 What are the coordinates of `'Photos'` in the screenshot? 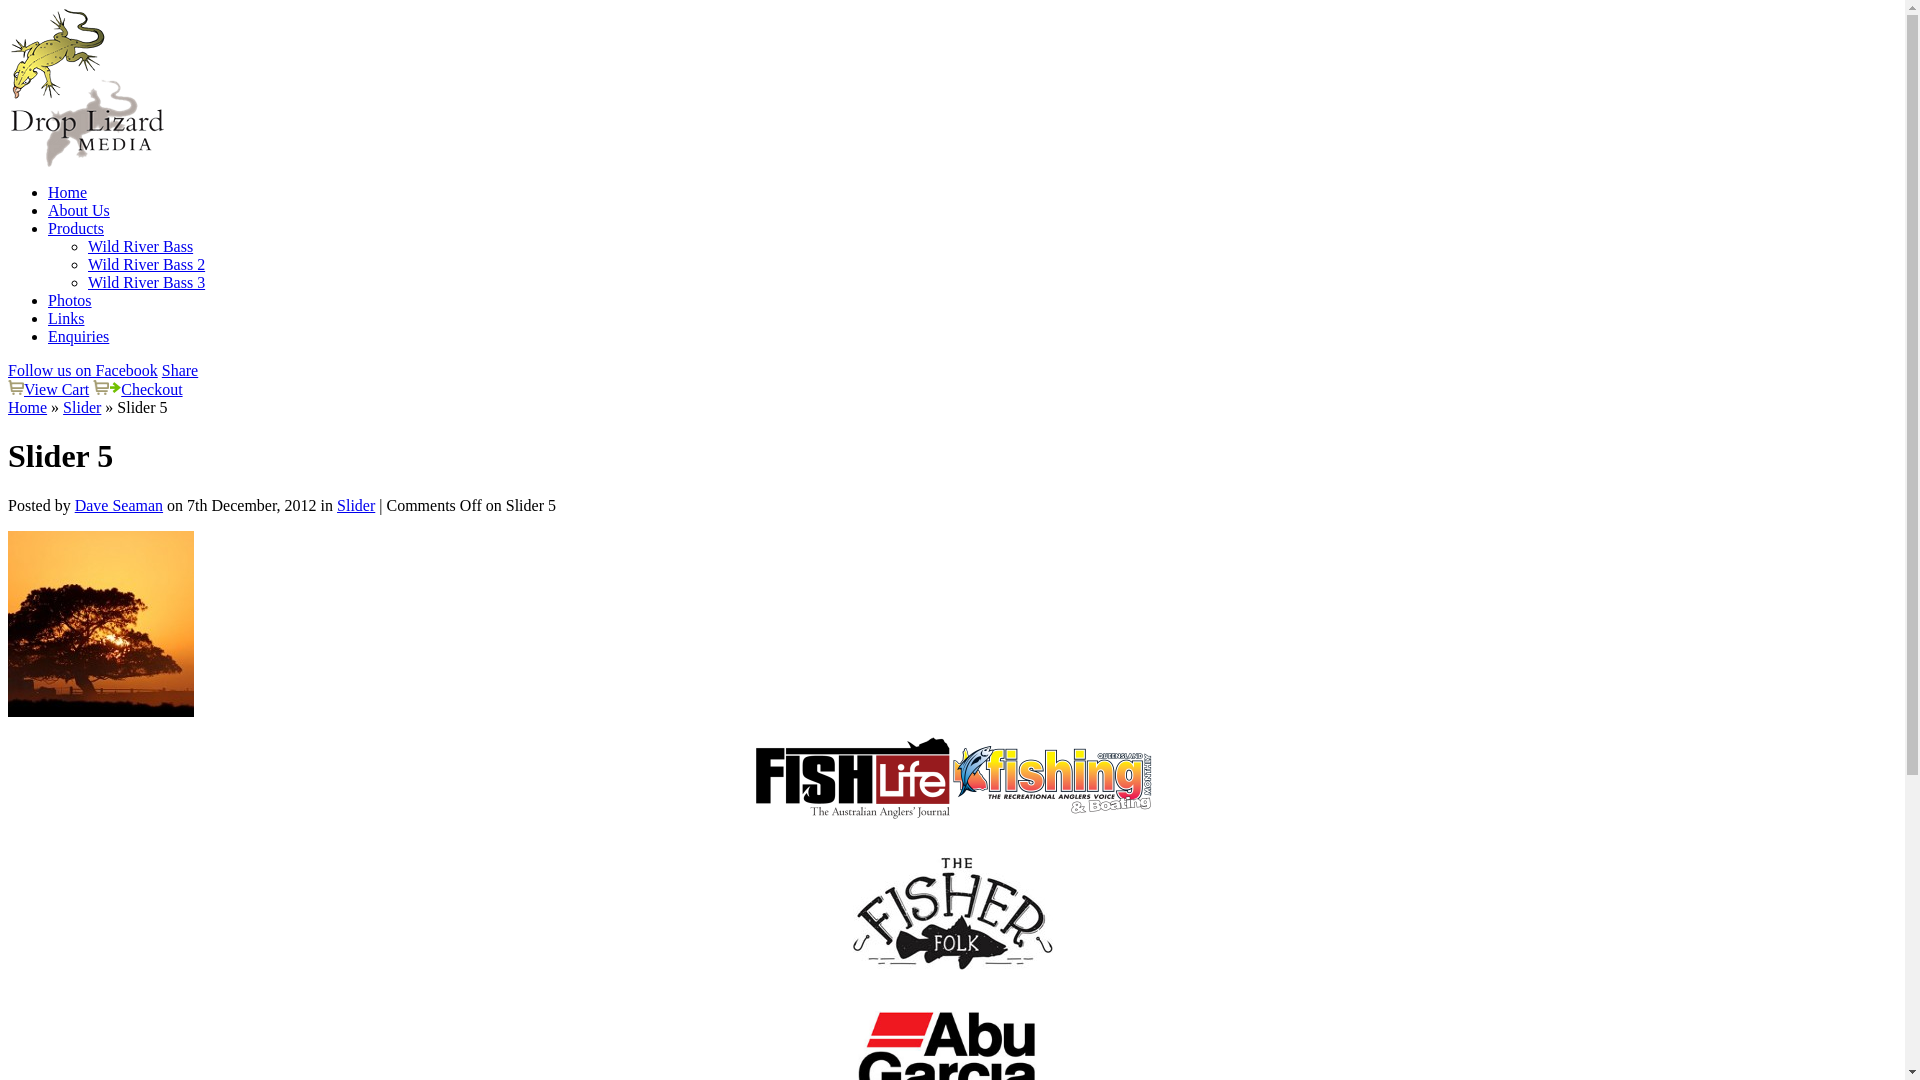 It's located at (70, 300).